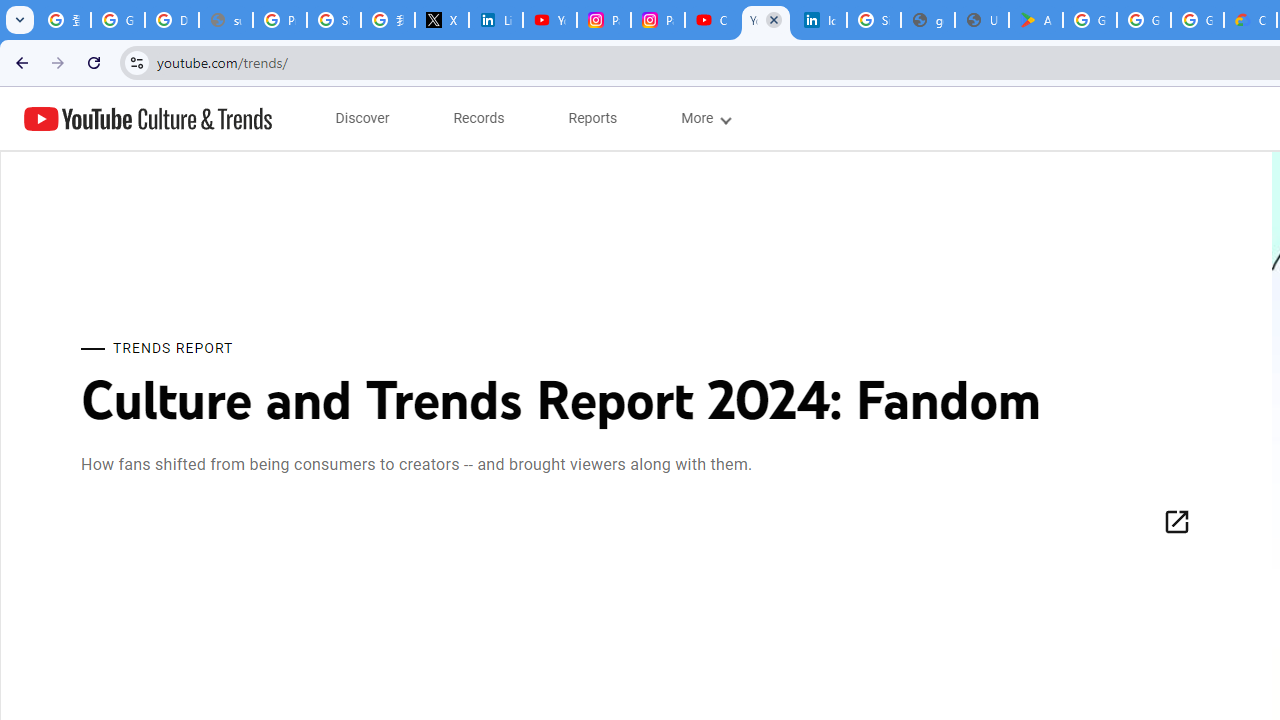 This screenshot has width=1280, height=720. I want to click on 'subnav-Discover menupopup', so click(362, 118).